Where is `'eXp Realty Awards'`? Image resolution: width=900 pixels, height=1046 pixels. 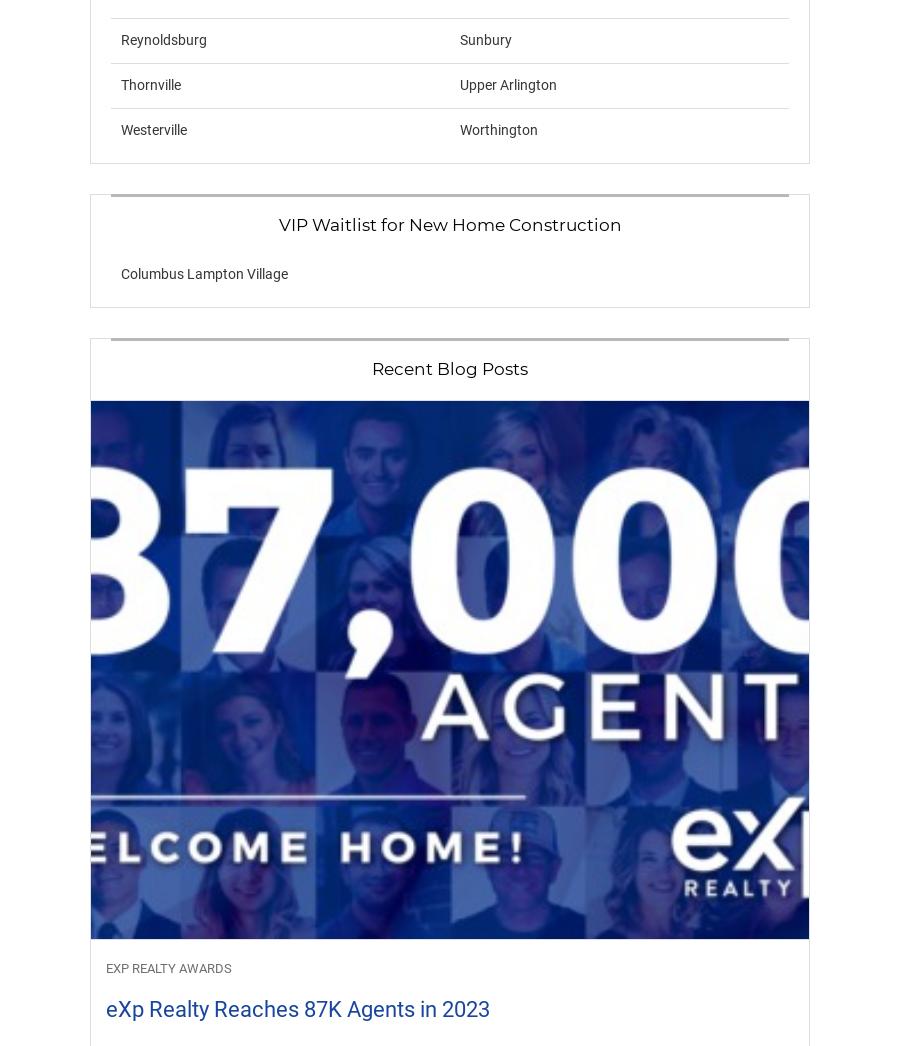 'eXp Realty Awards' is located at coordinates (169, 967).